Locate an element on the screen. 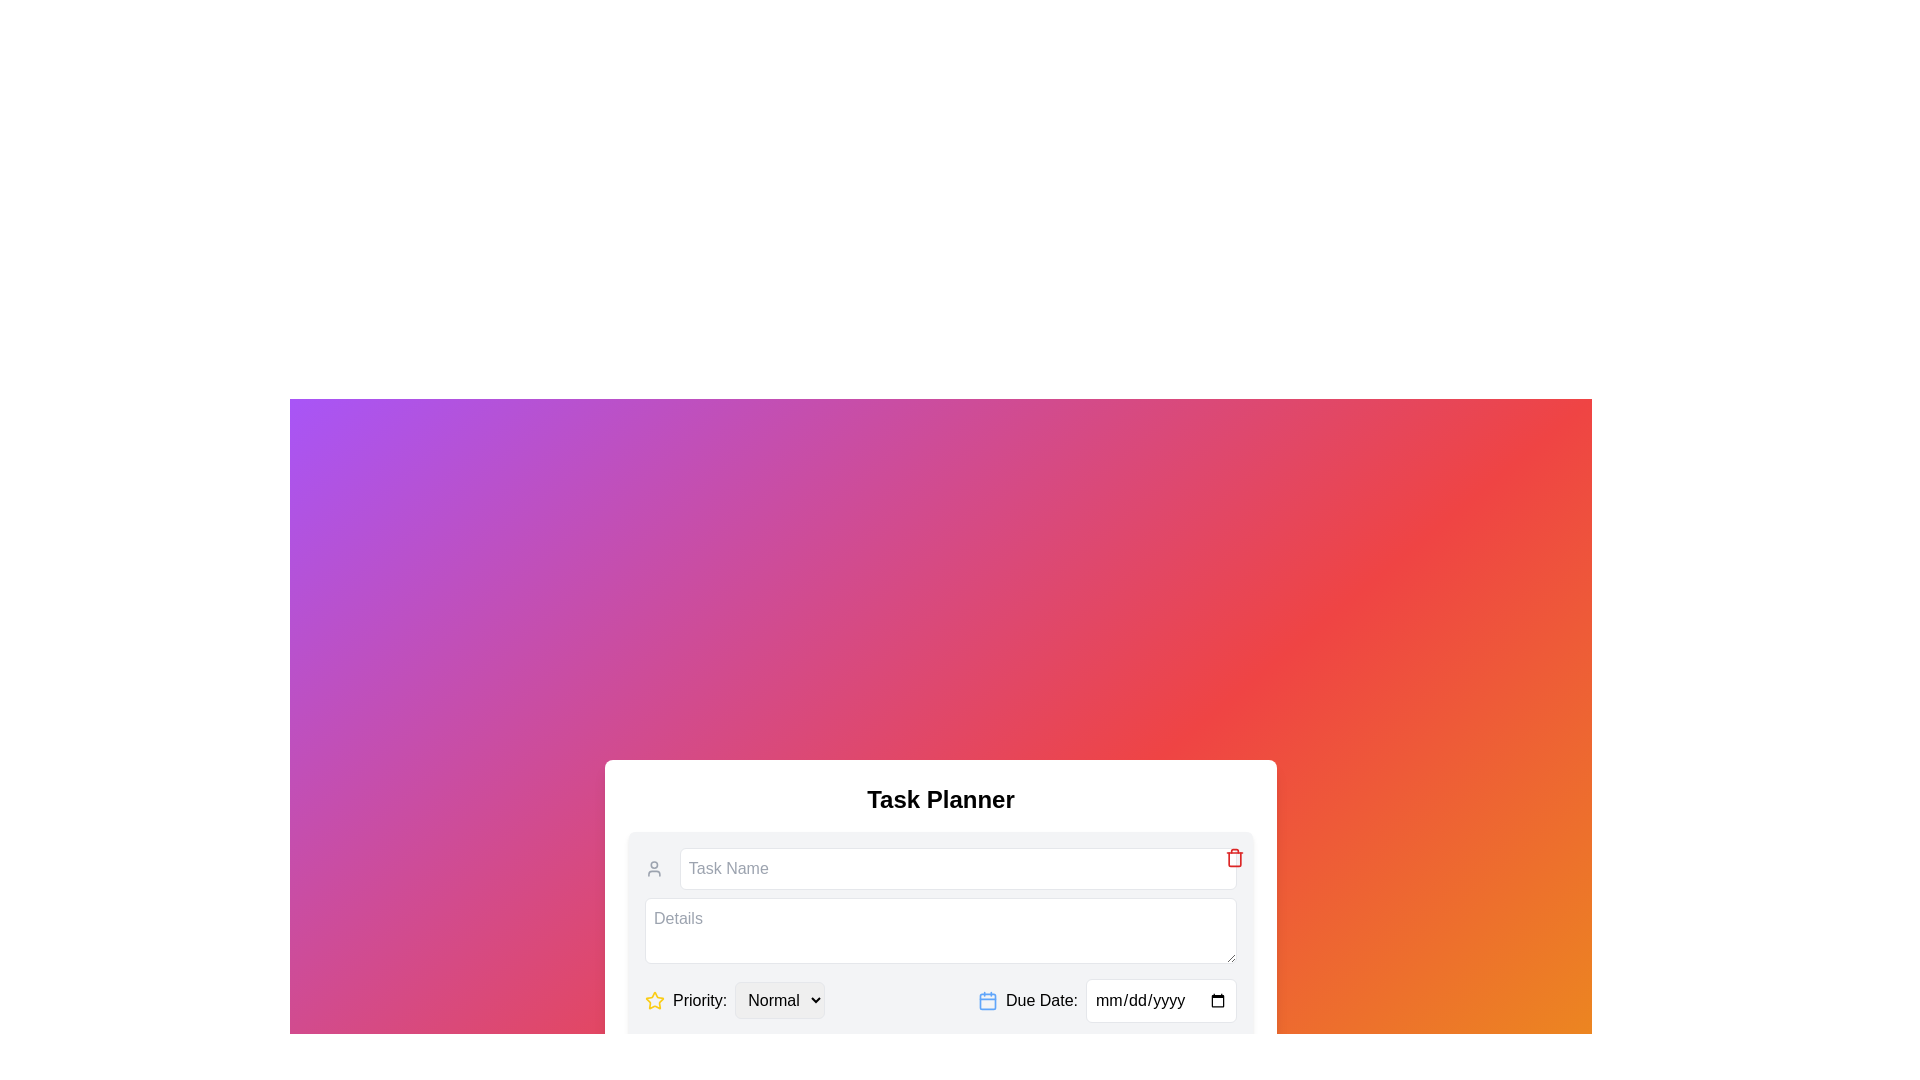 The width and height of the screenshot is (1920, 1080). the calendar icon indicating the interactive date selection option located to the right of the 'Due Date' input field in the task planner form is located at coordinates (988, 1001).